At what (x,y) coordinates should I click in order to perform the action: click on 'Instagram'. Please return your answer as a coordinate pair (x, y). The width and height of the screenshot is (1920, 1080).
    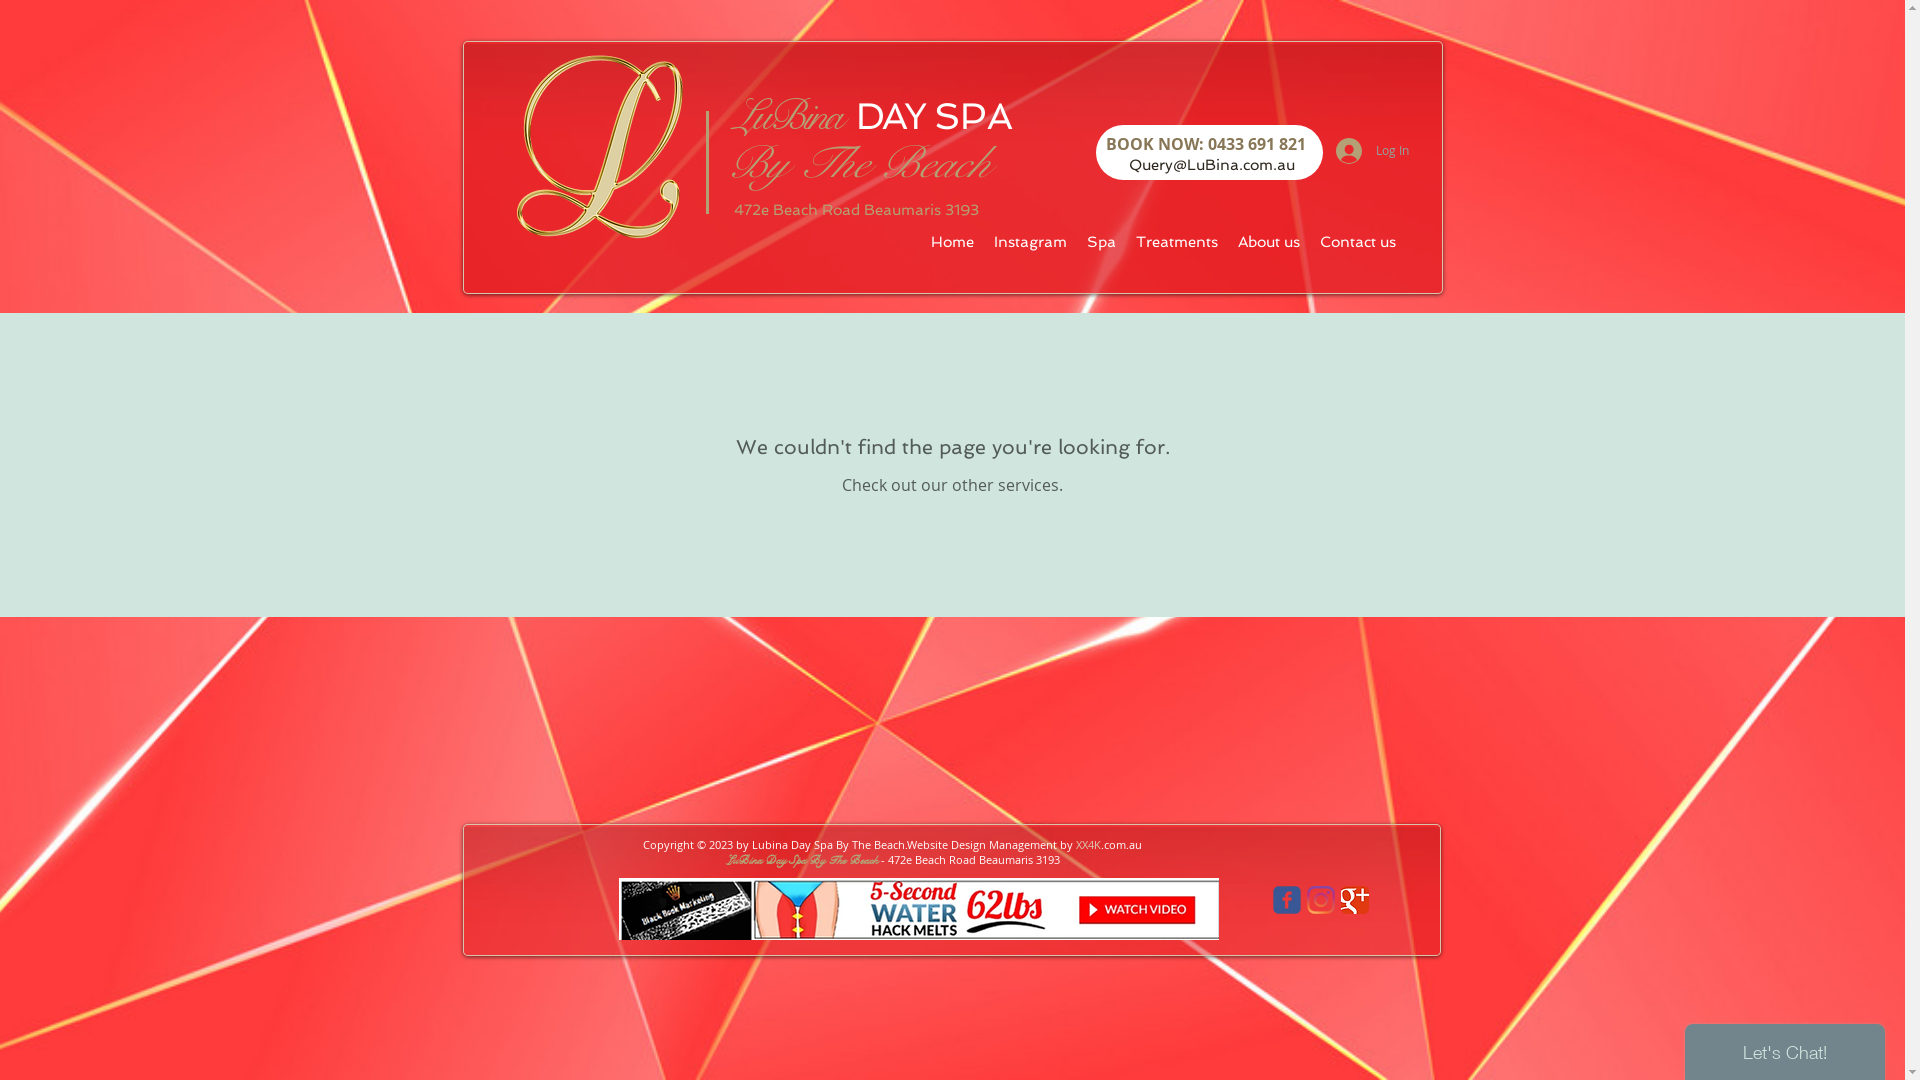
    Looking at the image, I should click on (1030, 241).